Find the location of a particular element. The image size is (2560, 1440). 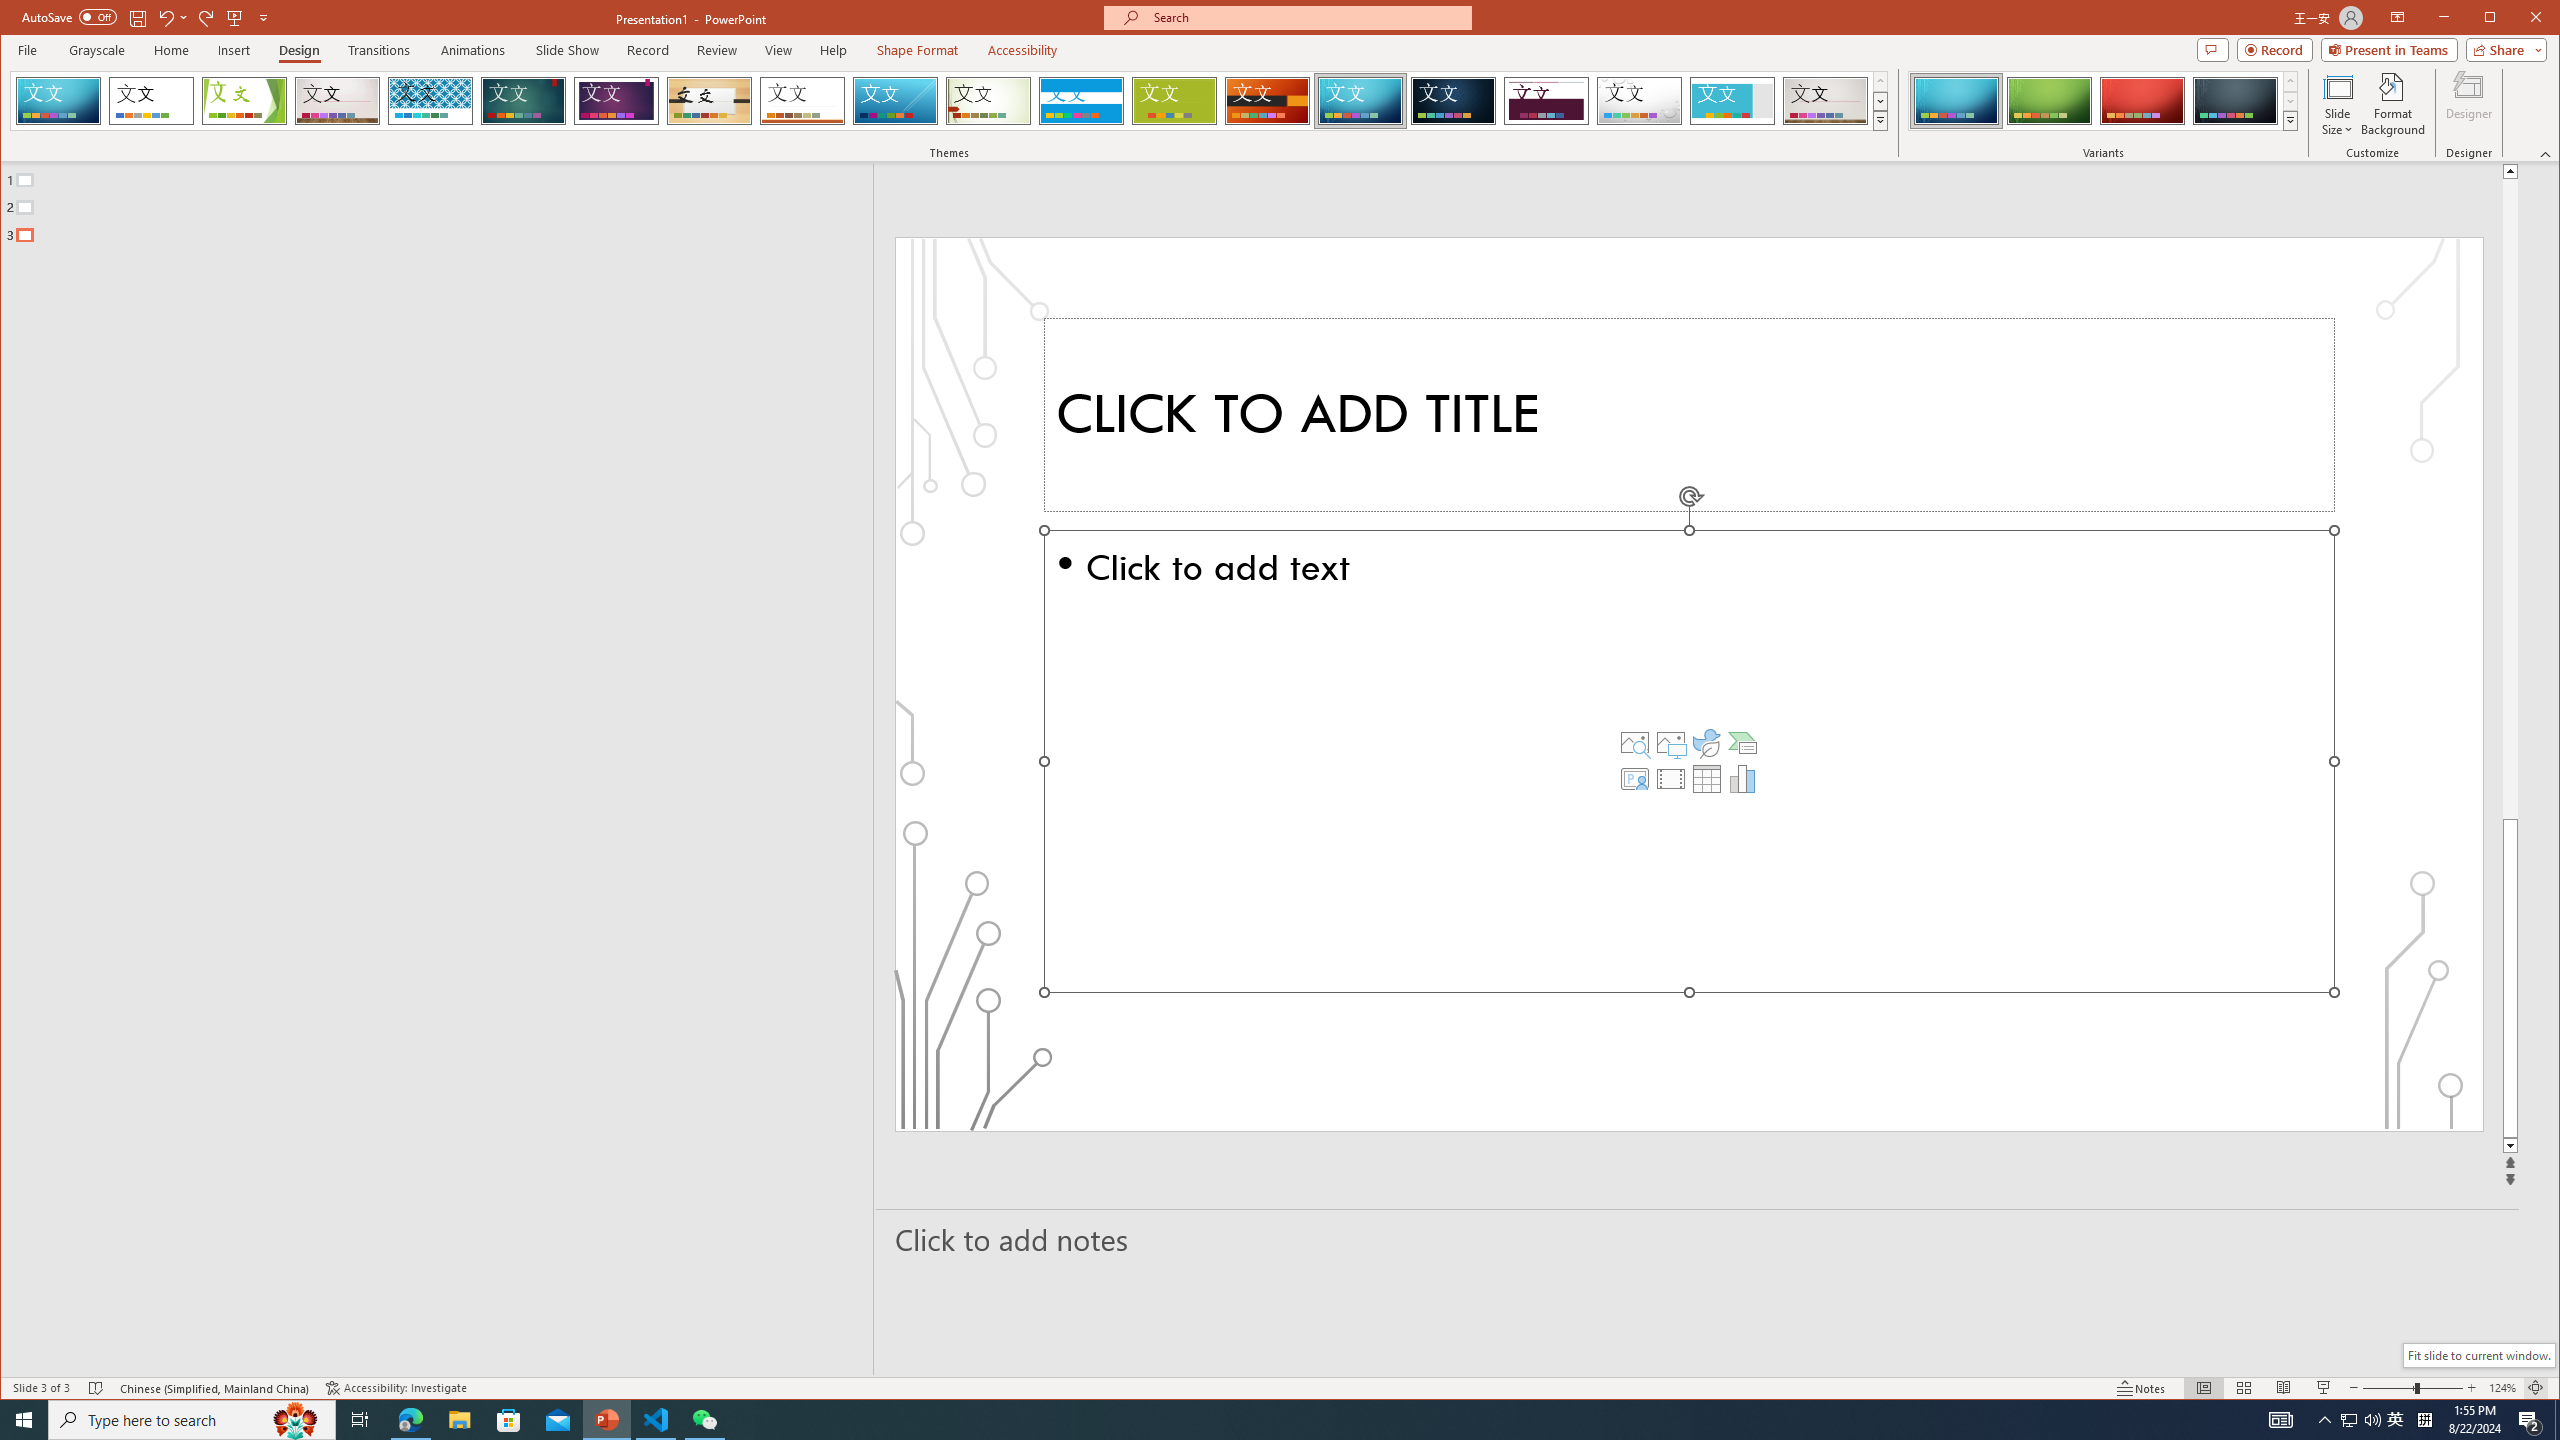

'Circuit Variant 2' is located at coordinates (2049, 100).